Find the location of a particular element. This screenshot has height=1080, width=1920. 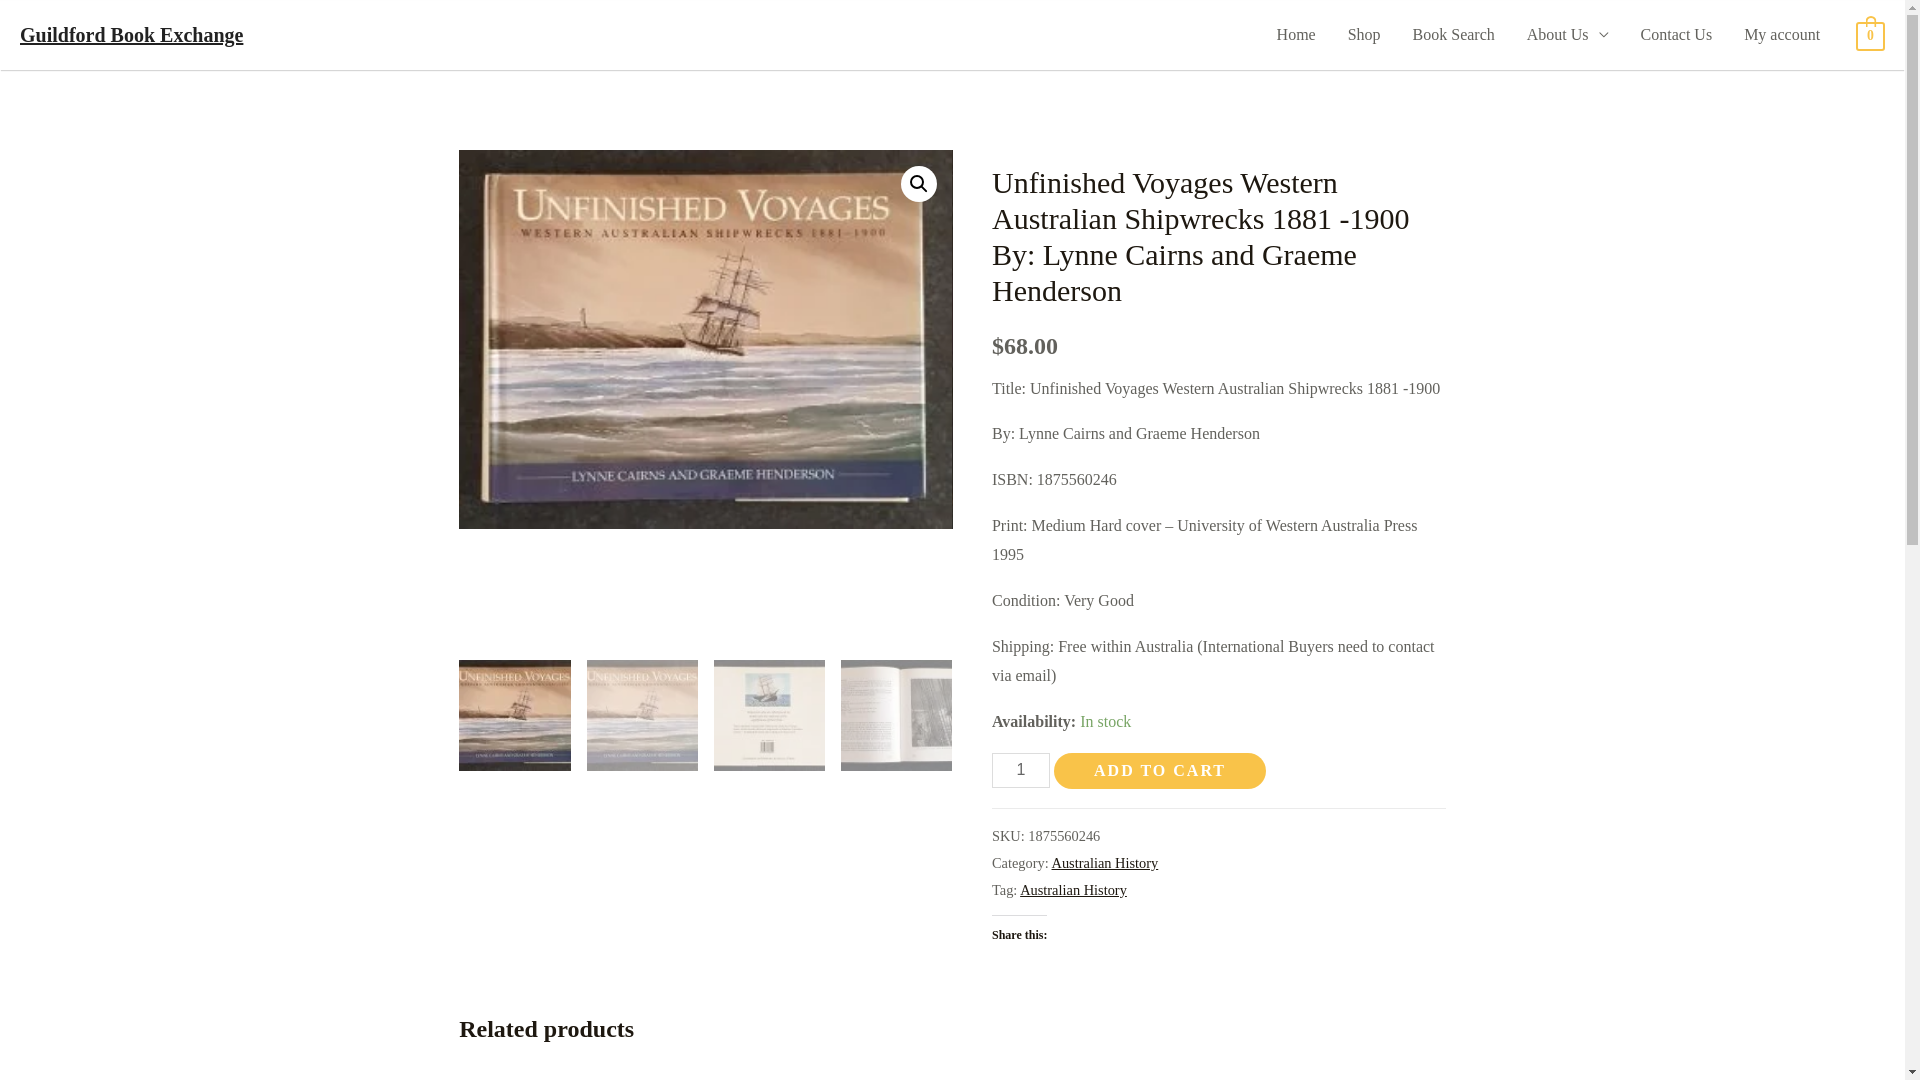

'Contact Us' is located at coordinates (1676, 34).